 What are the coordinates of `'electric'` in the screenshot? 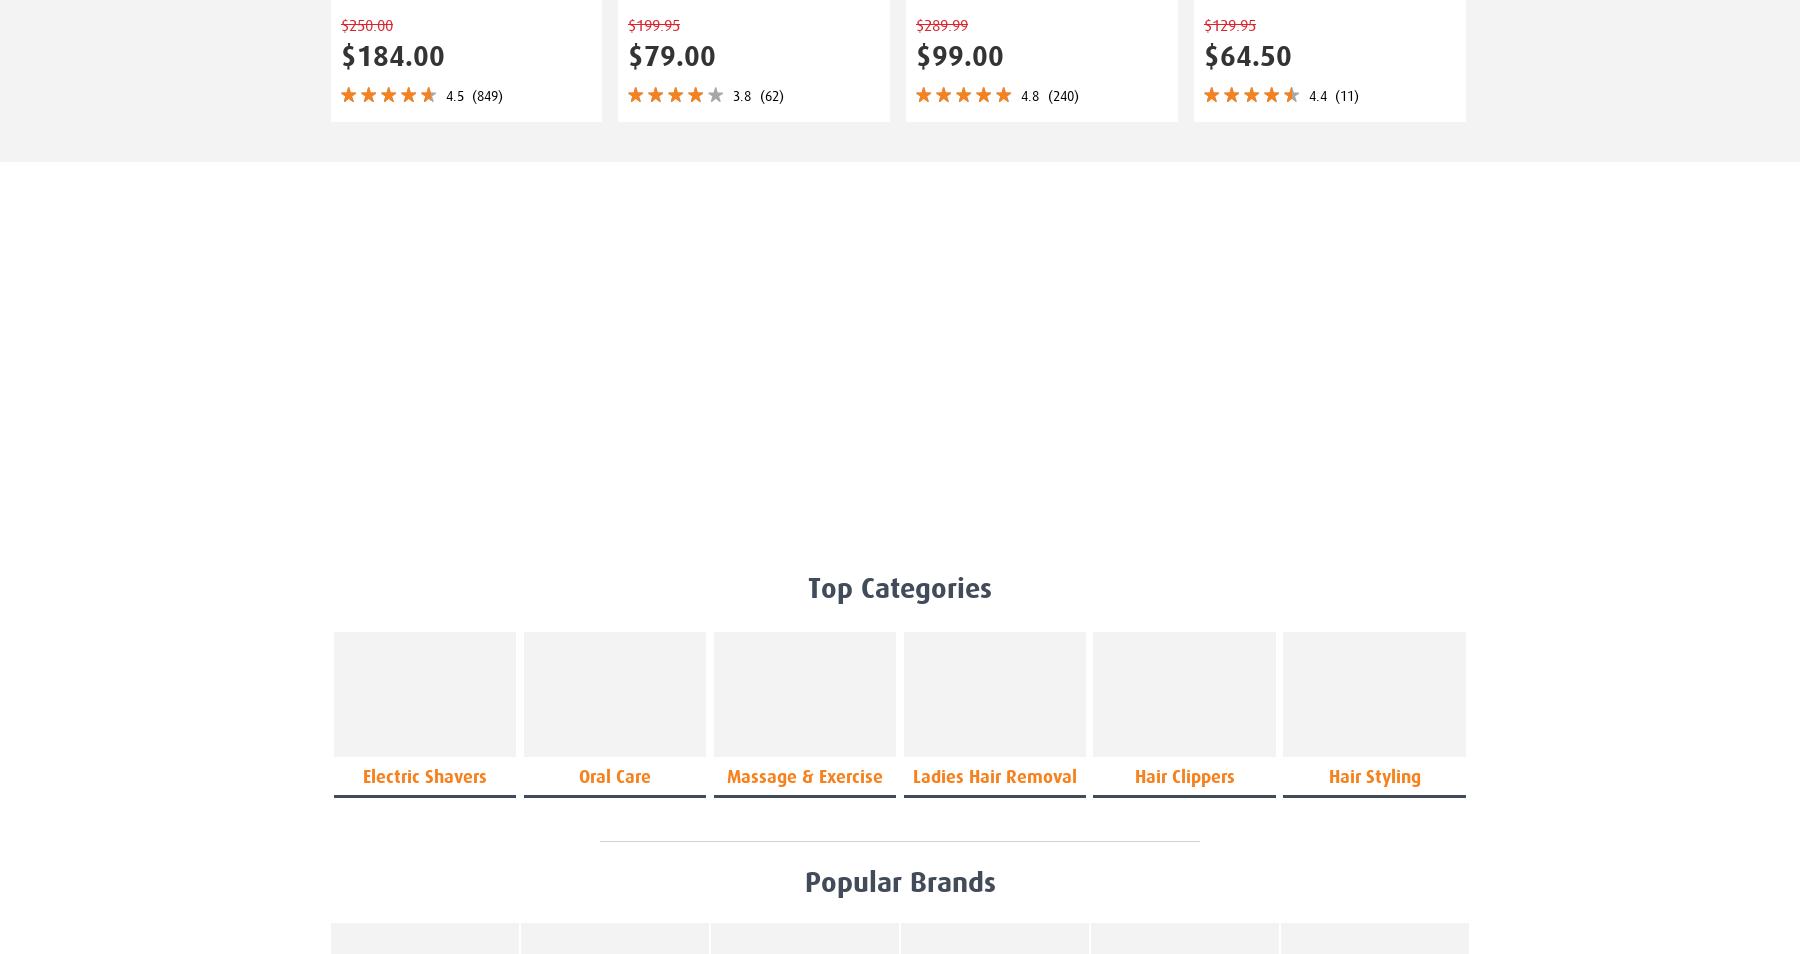 It's located at (390, 777).